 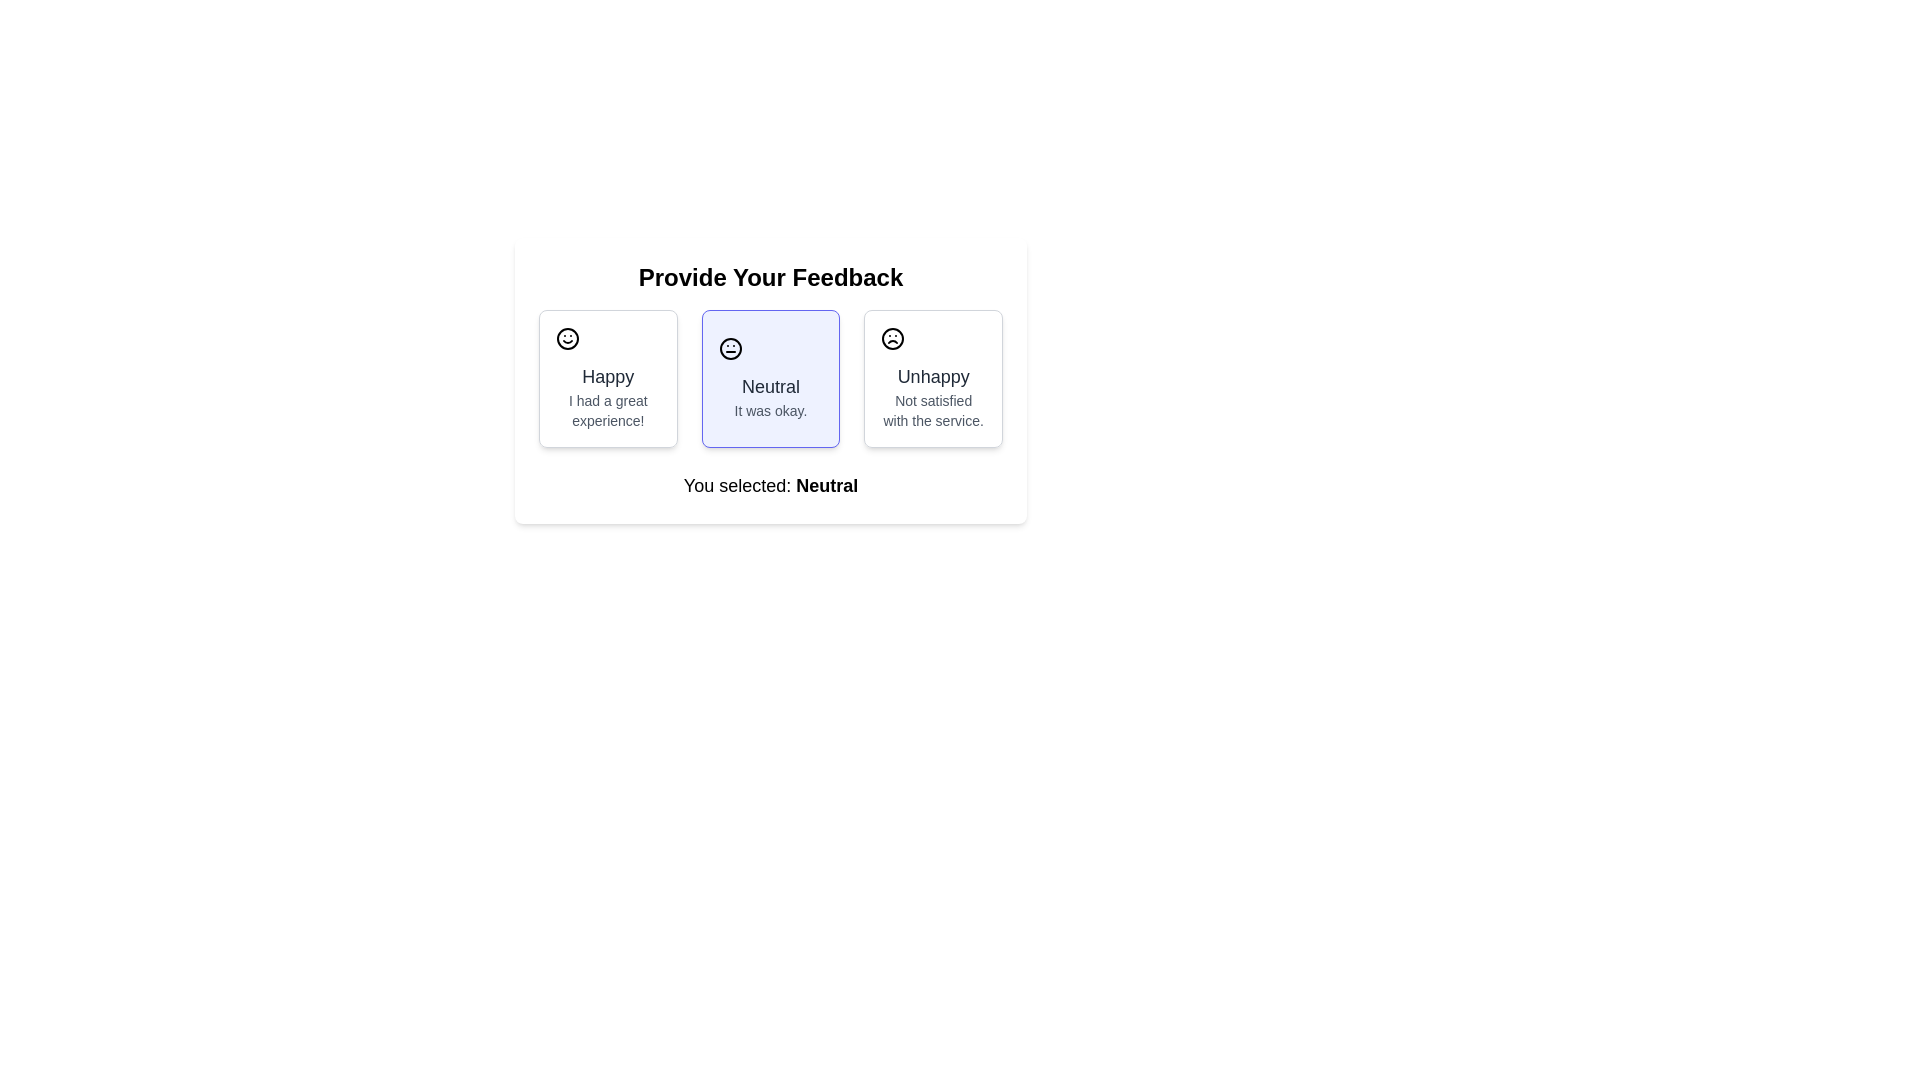 I want to click on the prominent heading text element displaying 'Neutral', which is bold and dark gray, centrally located within the feedback card under the emoji icon, so click(x=770, y=386).